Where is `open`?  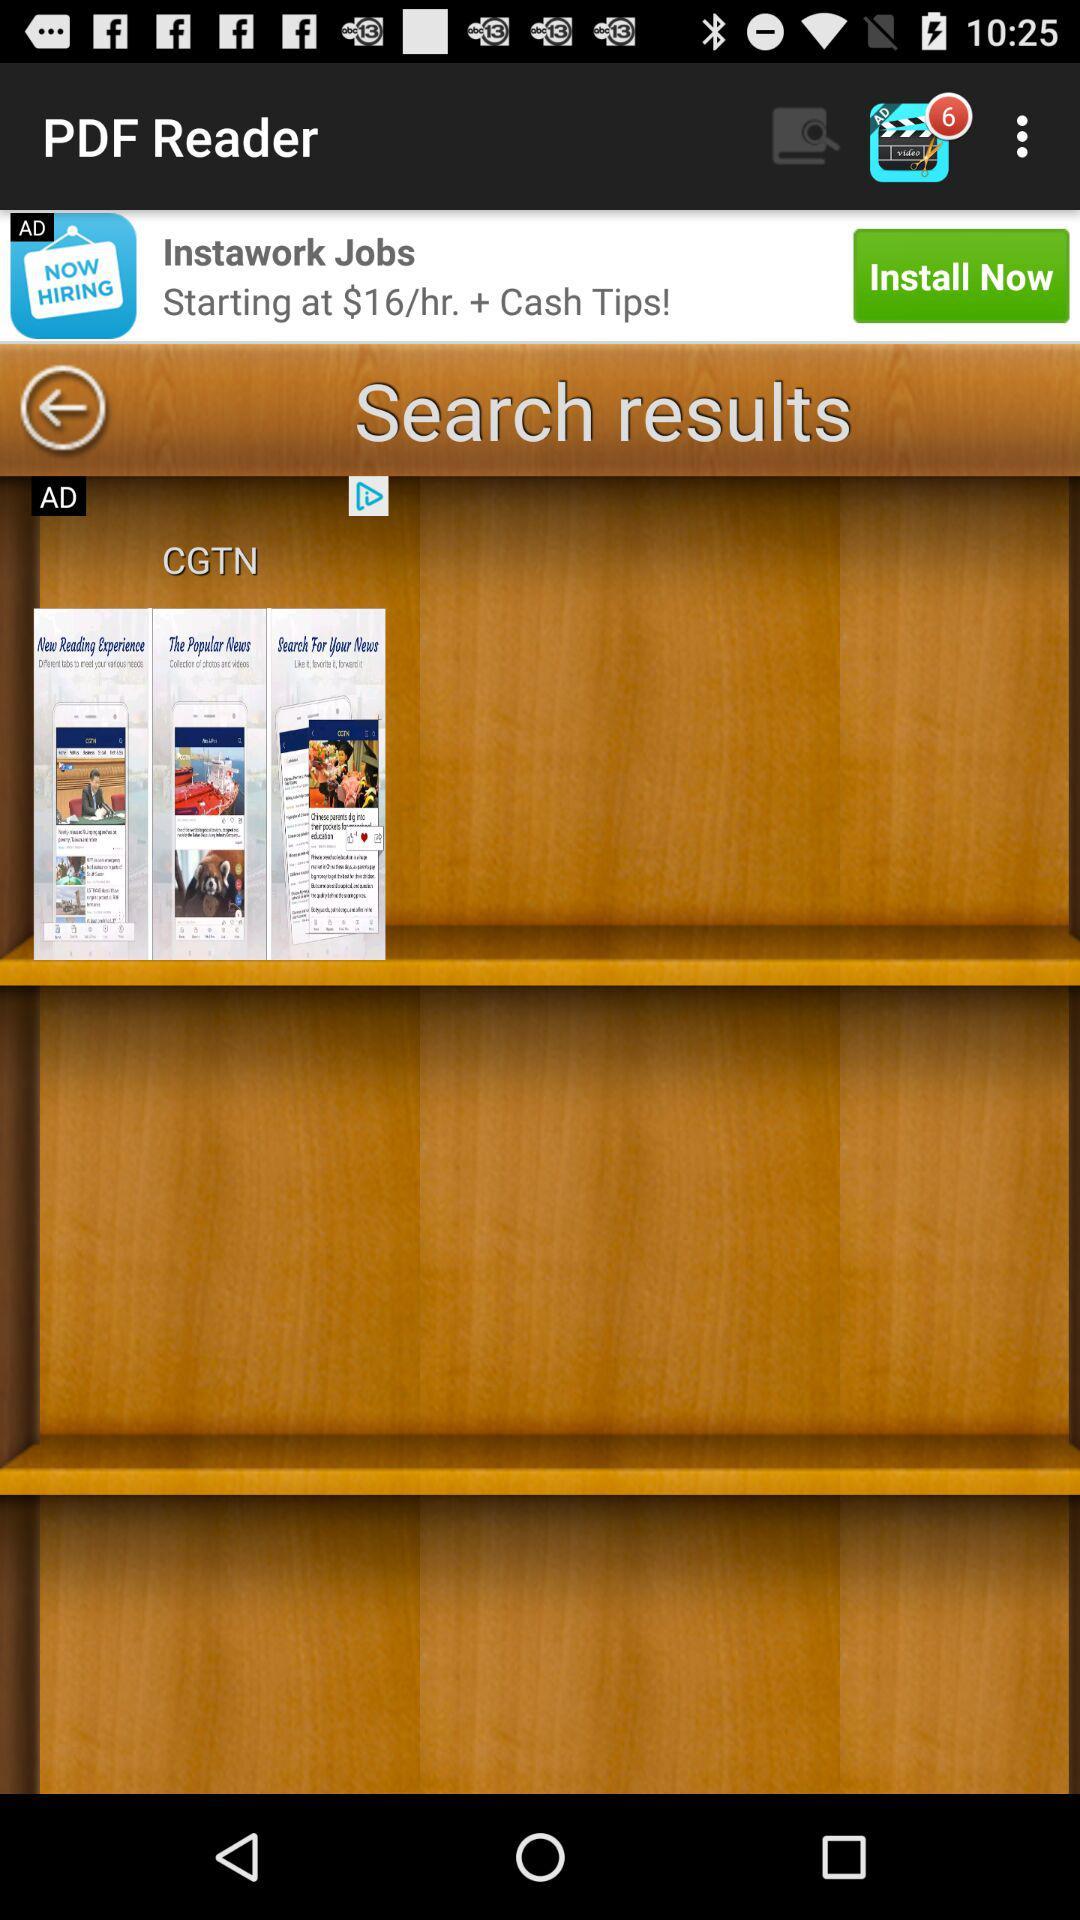 open is located at coordinates (209, 783).